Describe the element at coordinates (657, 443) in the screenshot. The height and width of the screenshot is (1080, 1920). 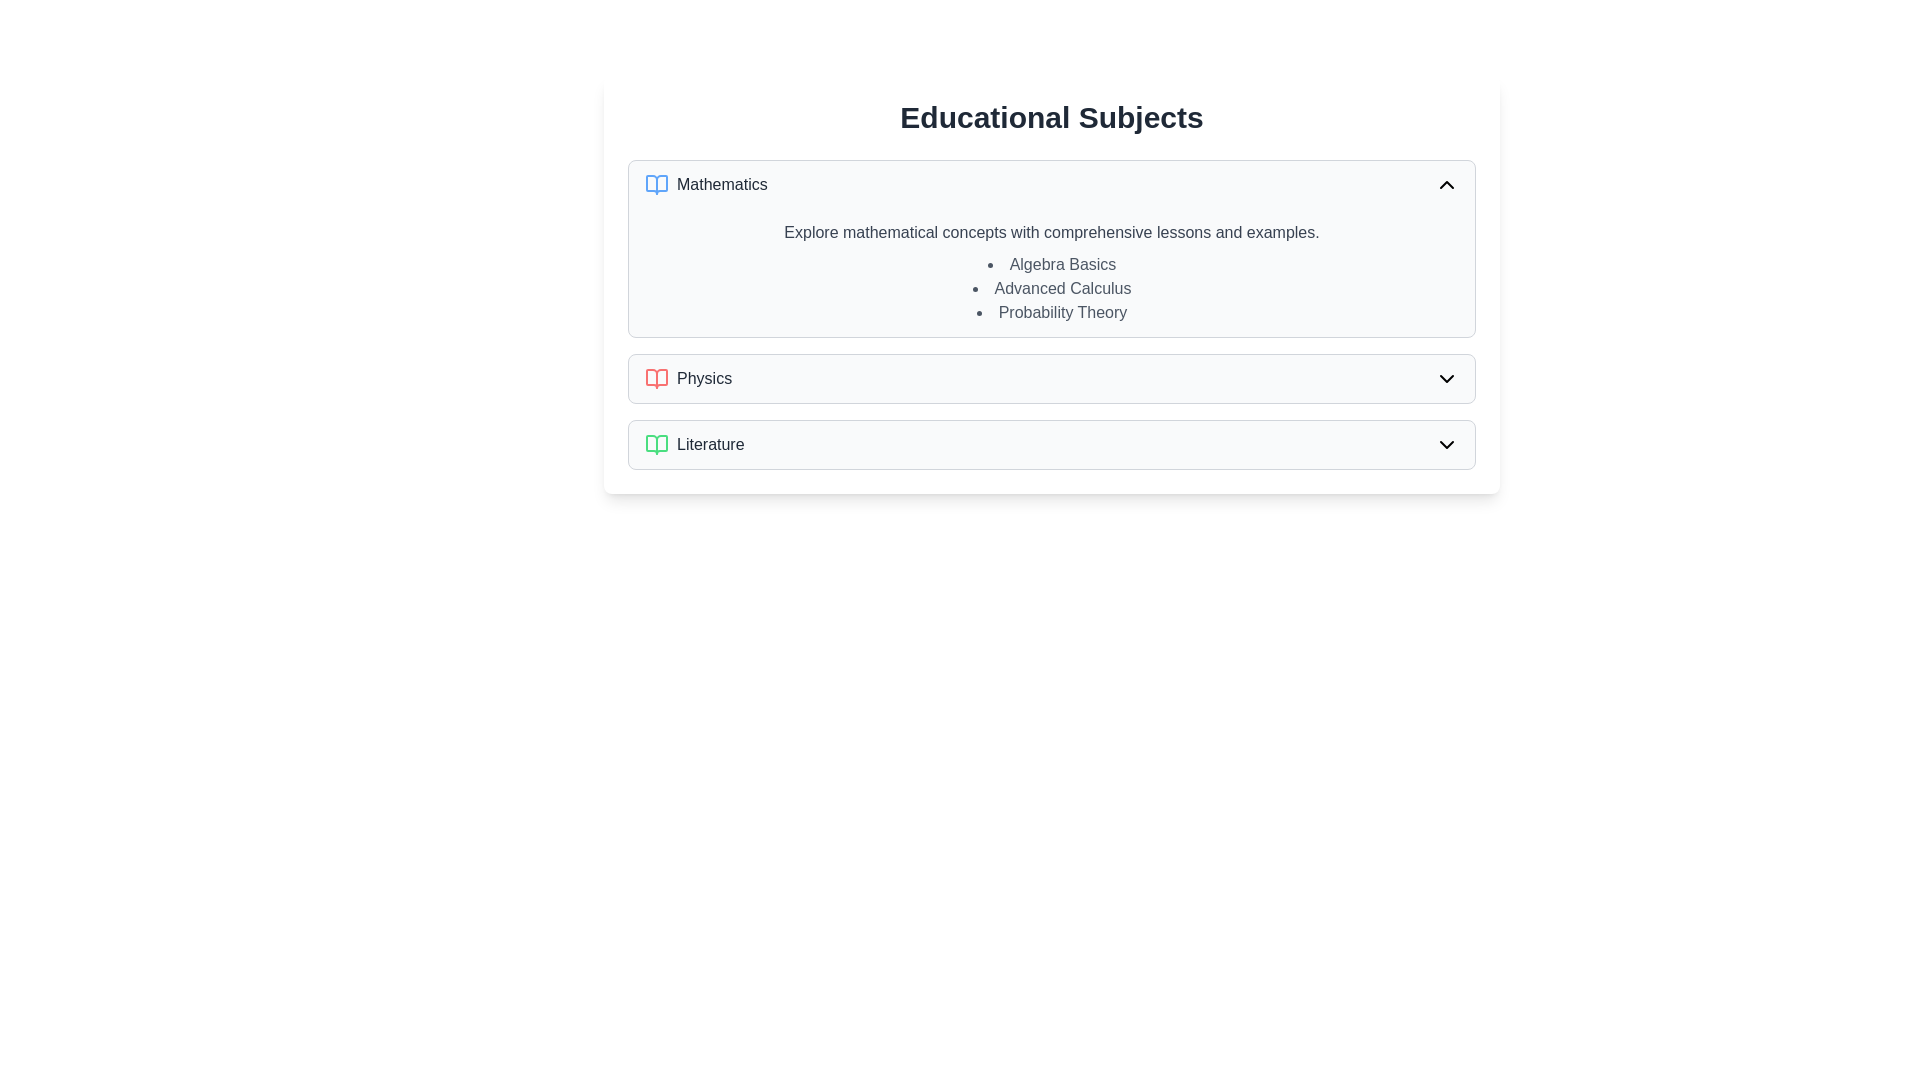
I see `the green open book icon located to the left of the 'Literature' text label within the 'Educational Subjects' options list` at that location.